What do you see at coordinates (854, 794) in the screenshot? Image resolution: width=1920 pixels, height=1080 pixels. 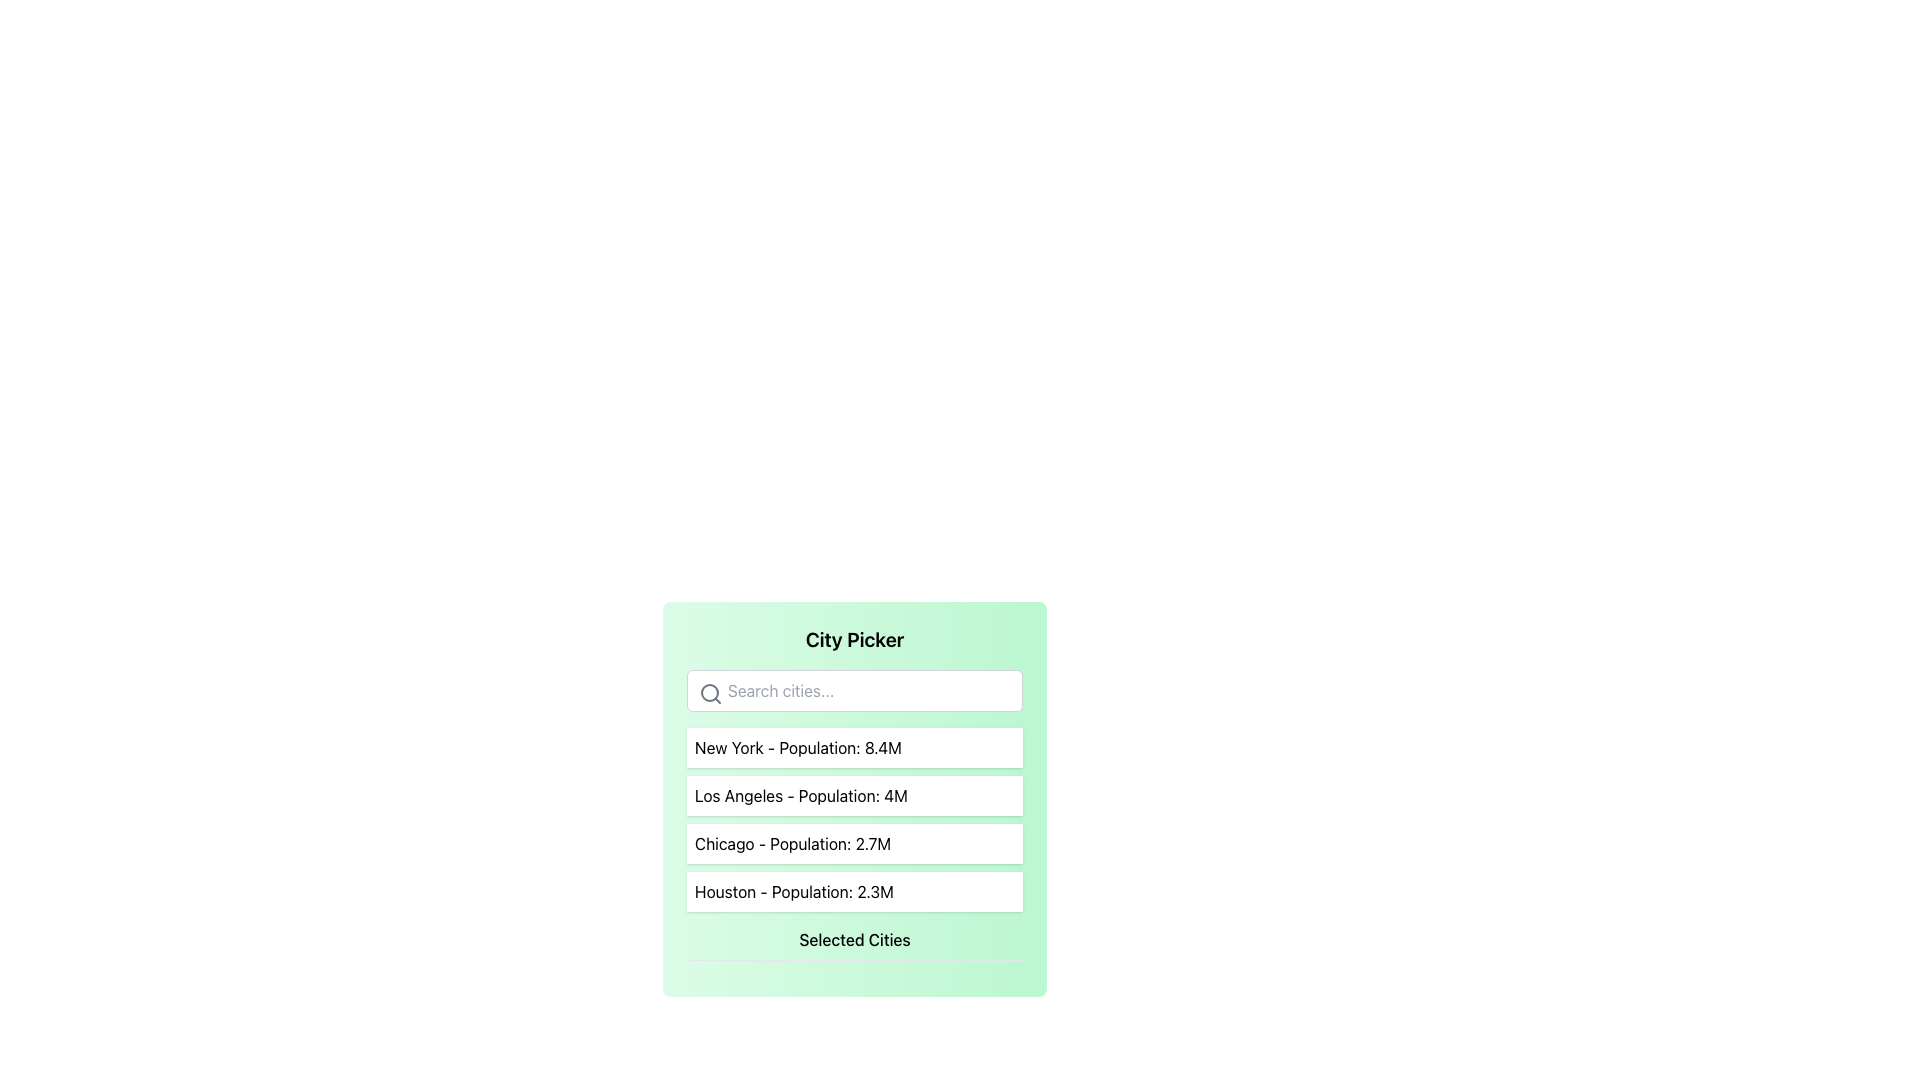 I see `the Text Display Element that shows 'Los Angeles - Population: 4M'` at bounding box center [854, 794].